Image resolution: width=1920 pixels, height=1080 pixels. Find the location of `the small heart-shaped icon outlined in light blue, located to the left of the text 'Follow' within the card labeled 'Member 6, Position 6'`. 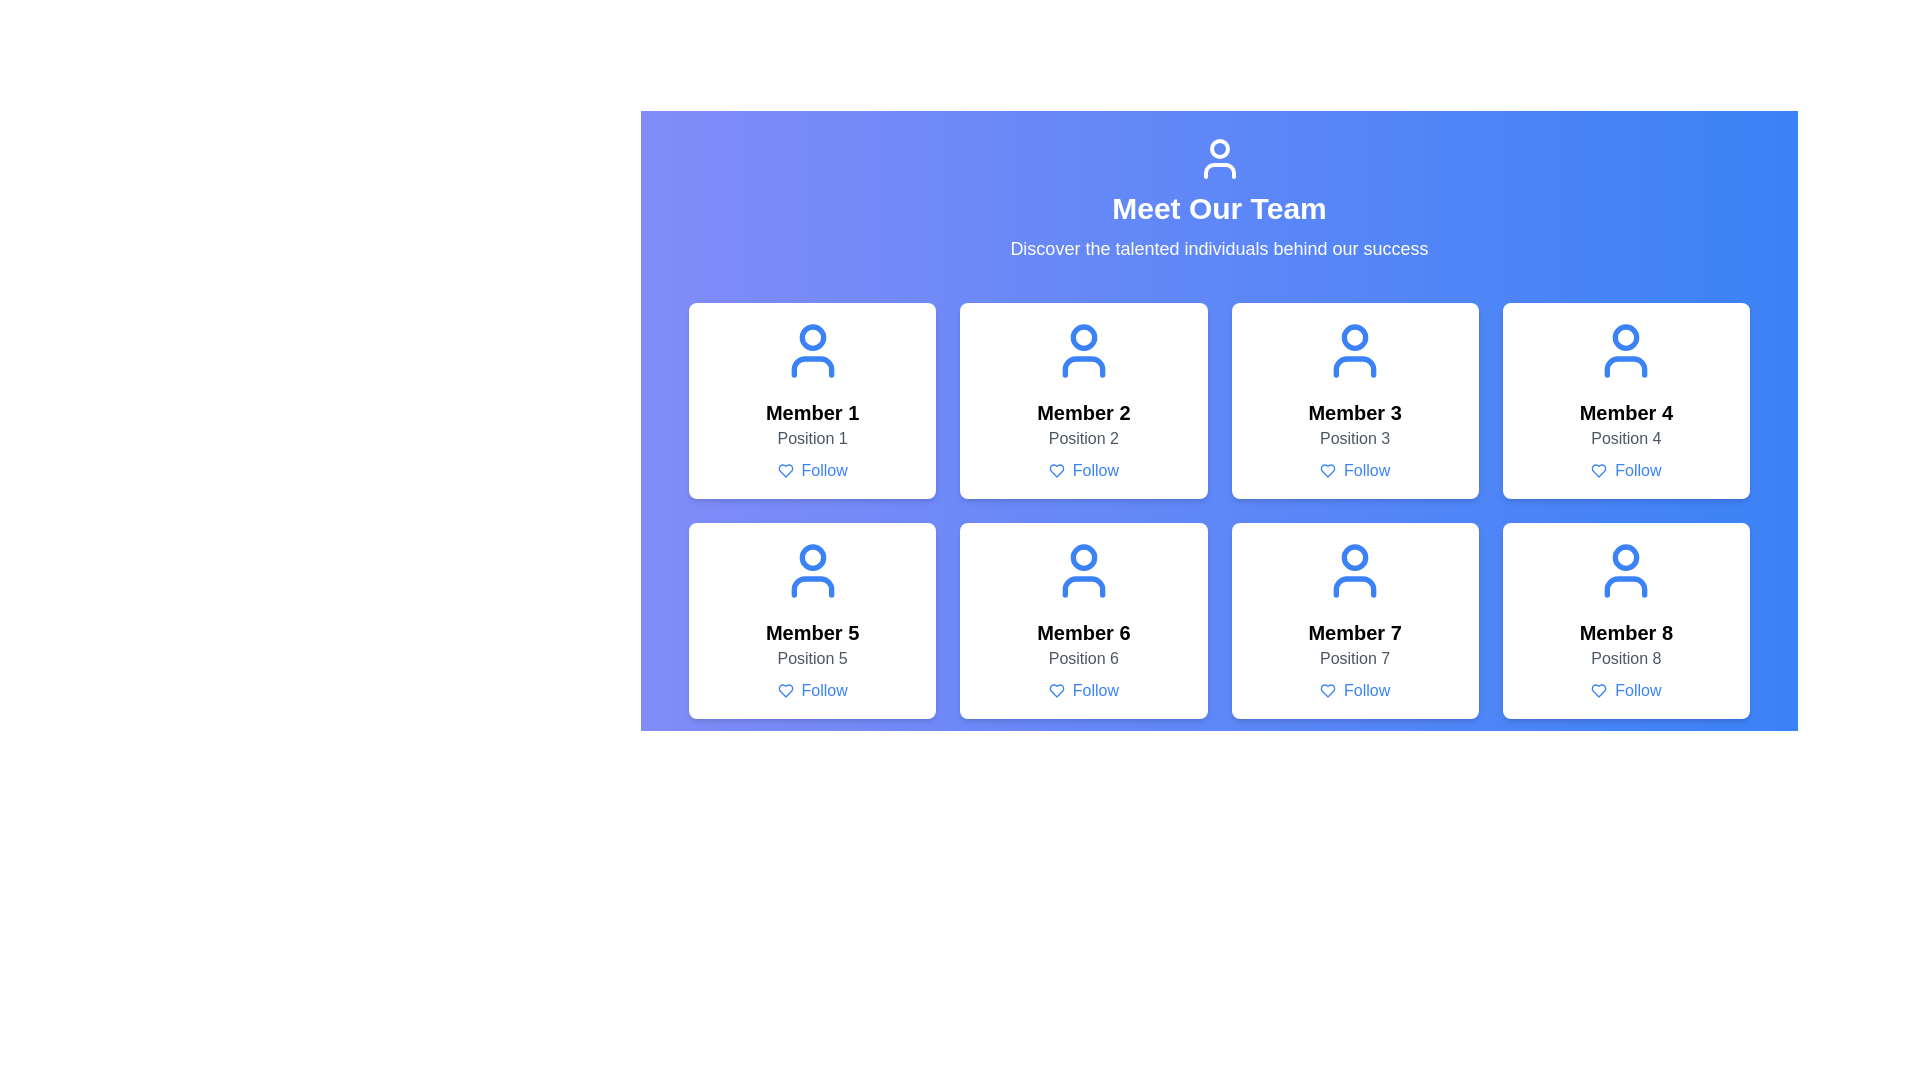

the small heart-shaped icon outlined in light blue, located to the left of the text 'Follow' within the card labeled 'Member 6, Position 6' is located at coordinates (1055, 689).